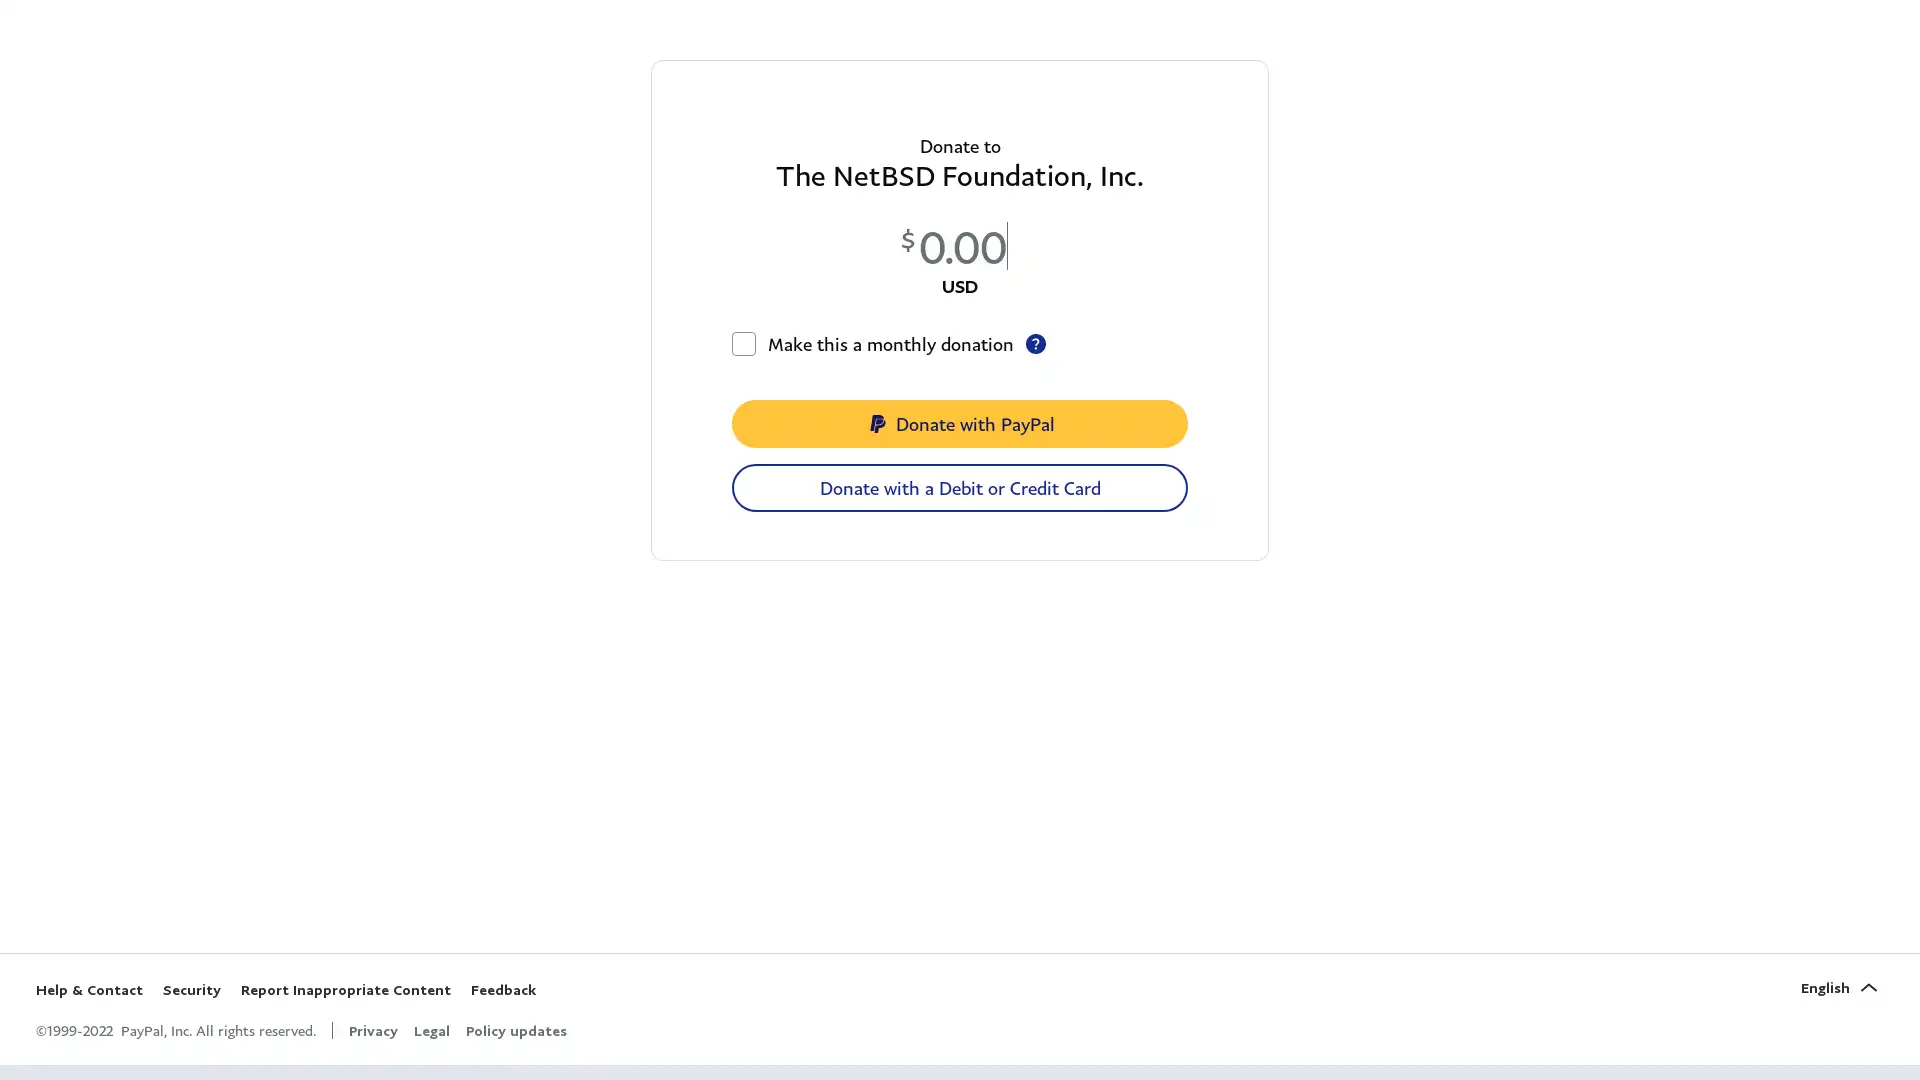 This screenshot has width=1920, height=1080. I want to click on Donate with a Debit or Credit Card, so click(960, 488).